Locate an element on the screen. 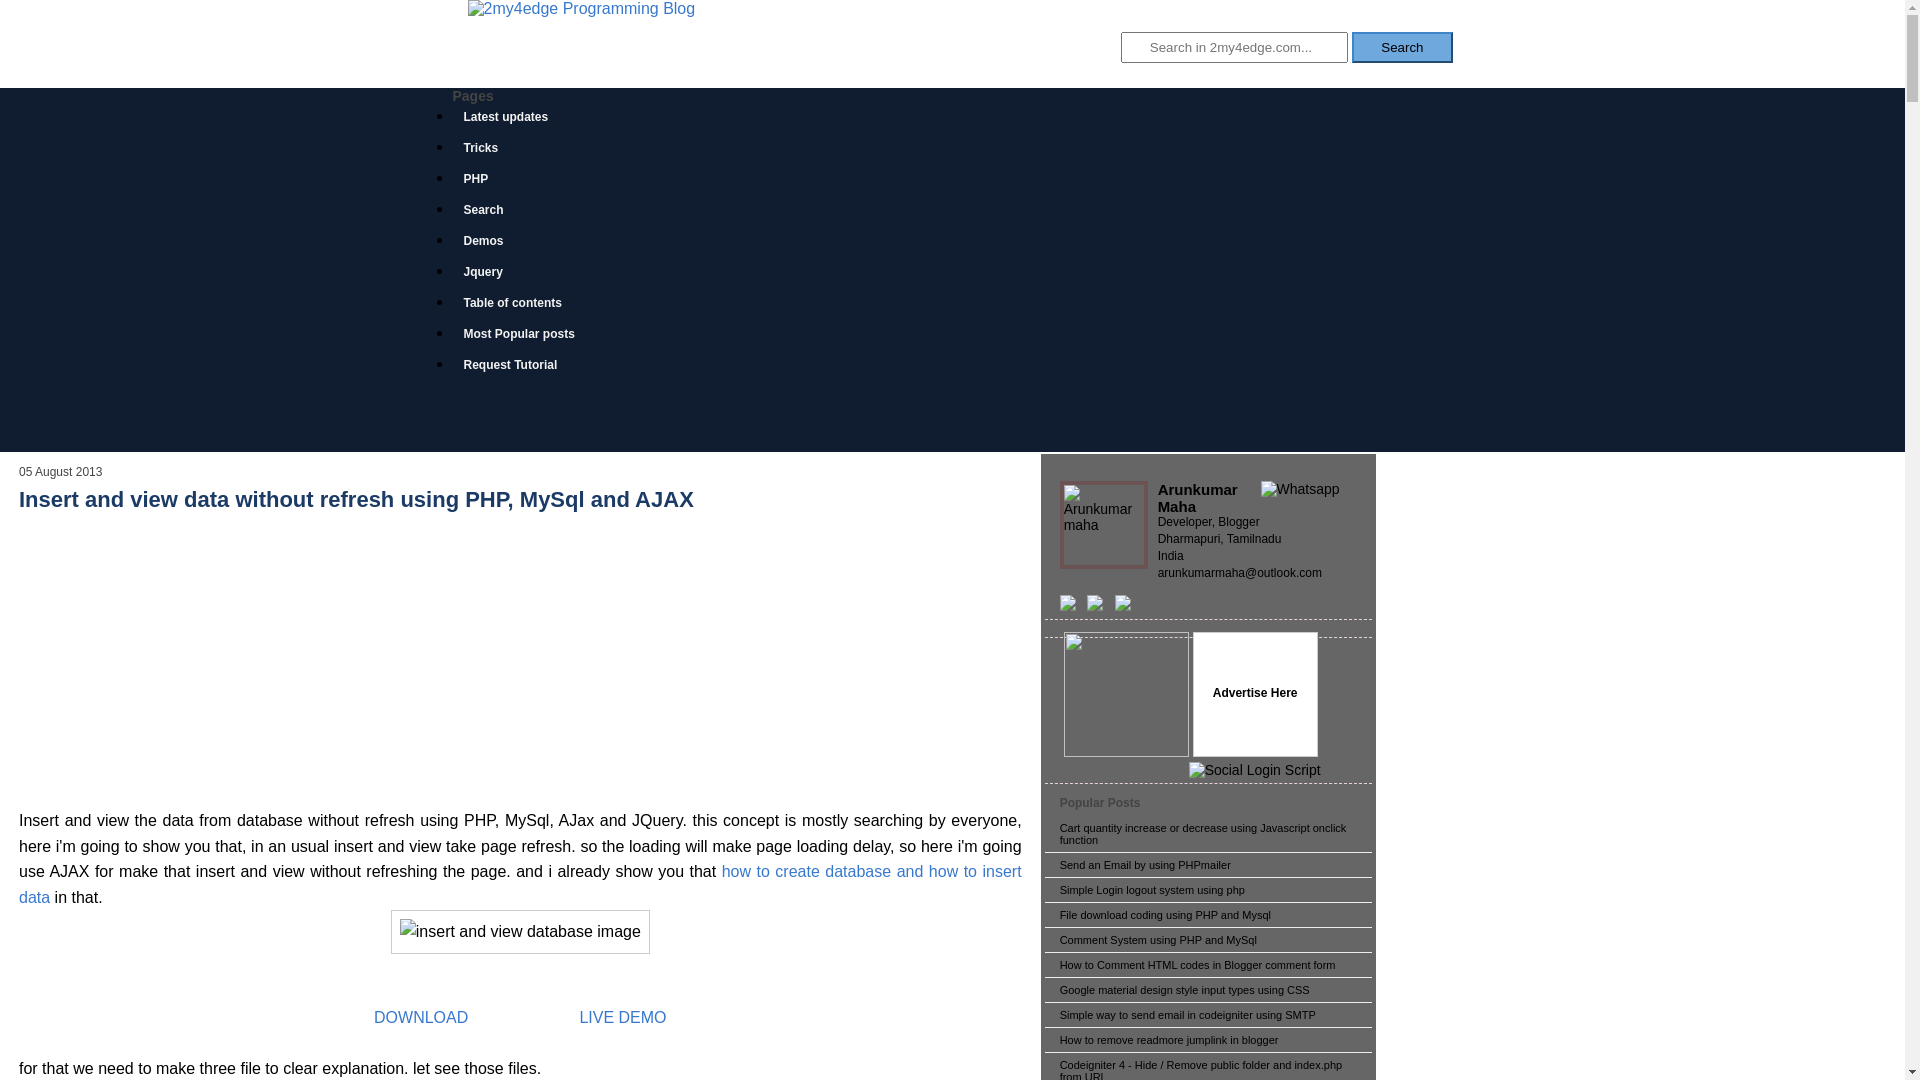 Image resolution: width=1920 pixels, height=1080 pixels. 'insert and view database image' is located at coordinates (390, 932).